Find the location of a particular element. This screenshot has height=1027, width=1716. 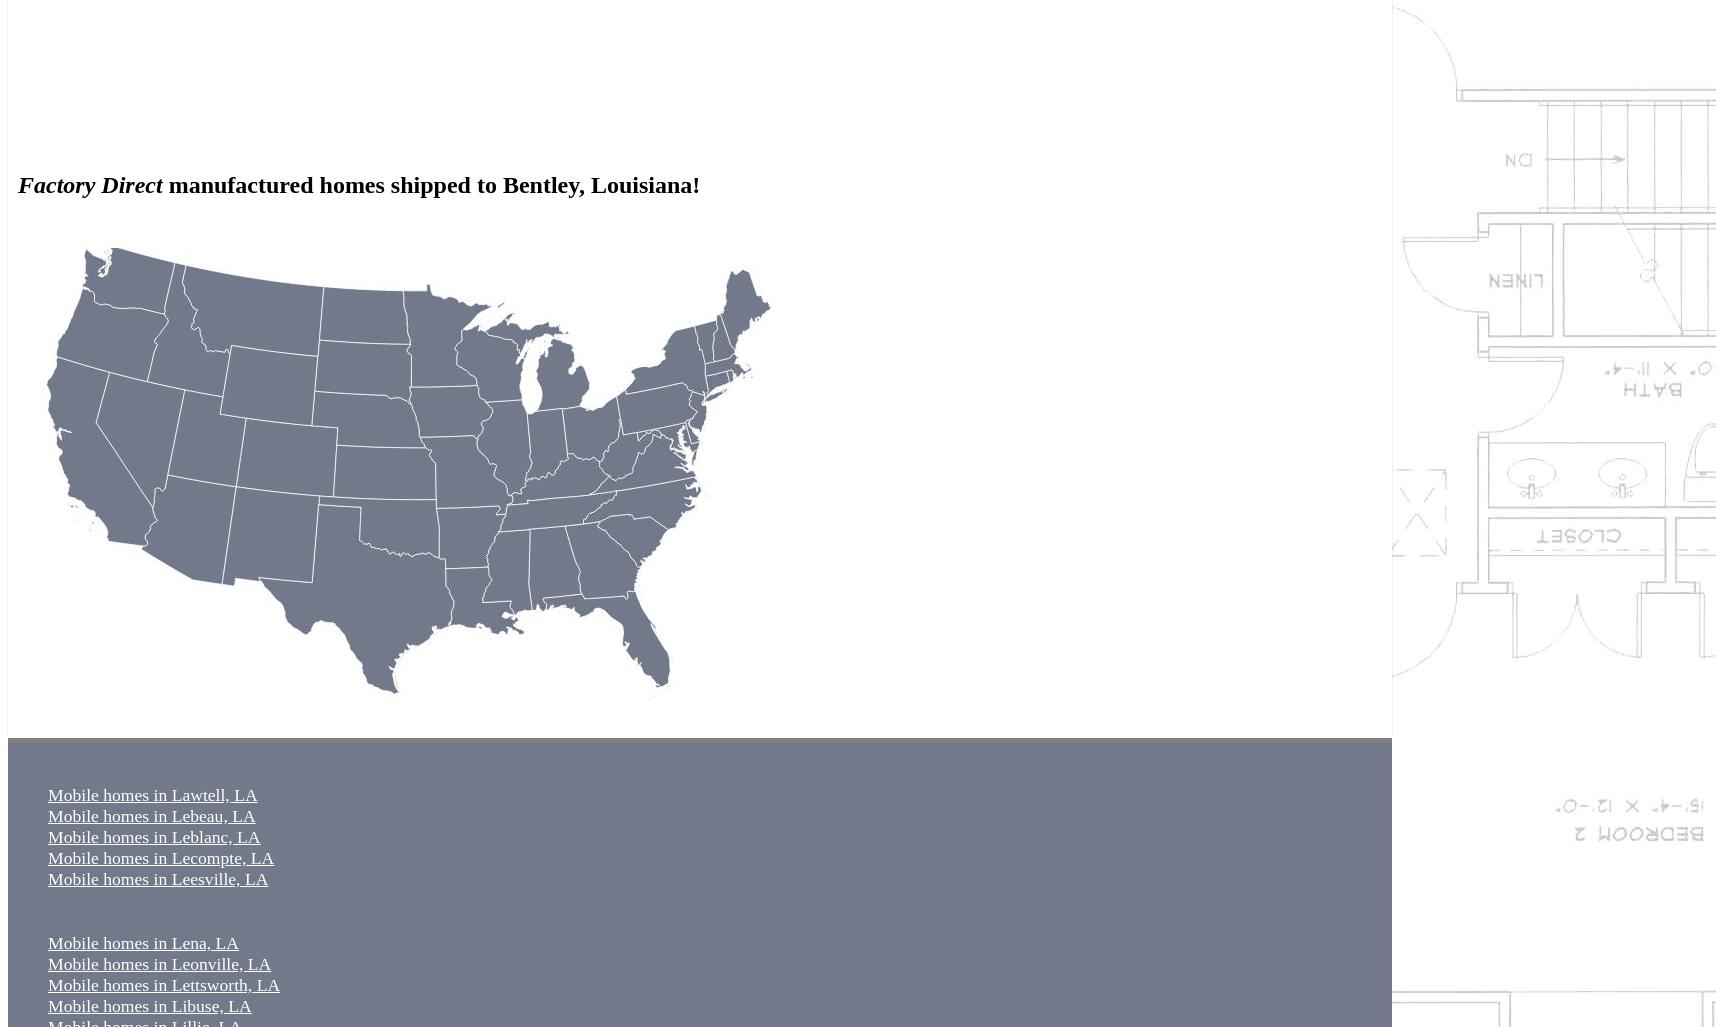

'Mobile homes in Leonville, LA' is located at coordinates (159, 963).